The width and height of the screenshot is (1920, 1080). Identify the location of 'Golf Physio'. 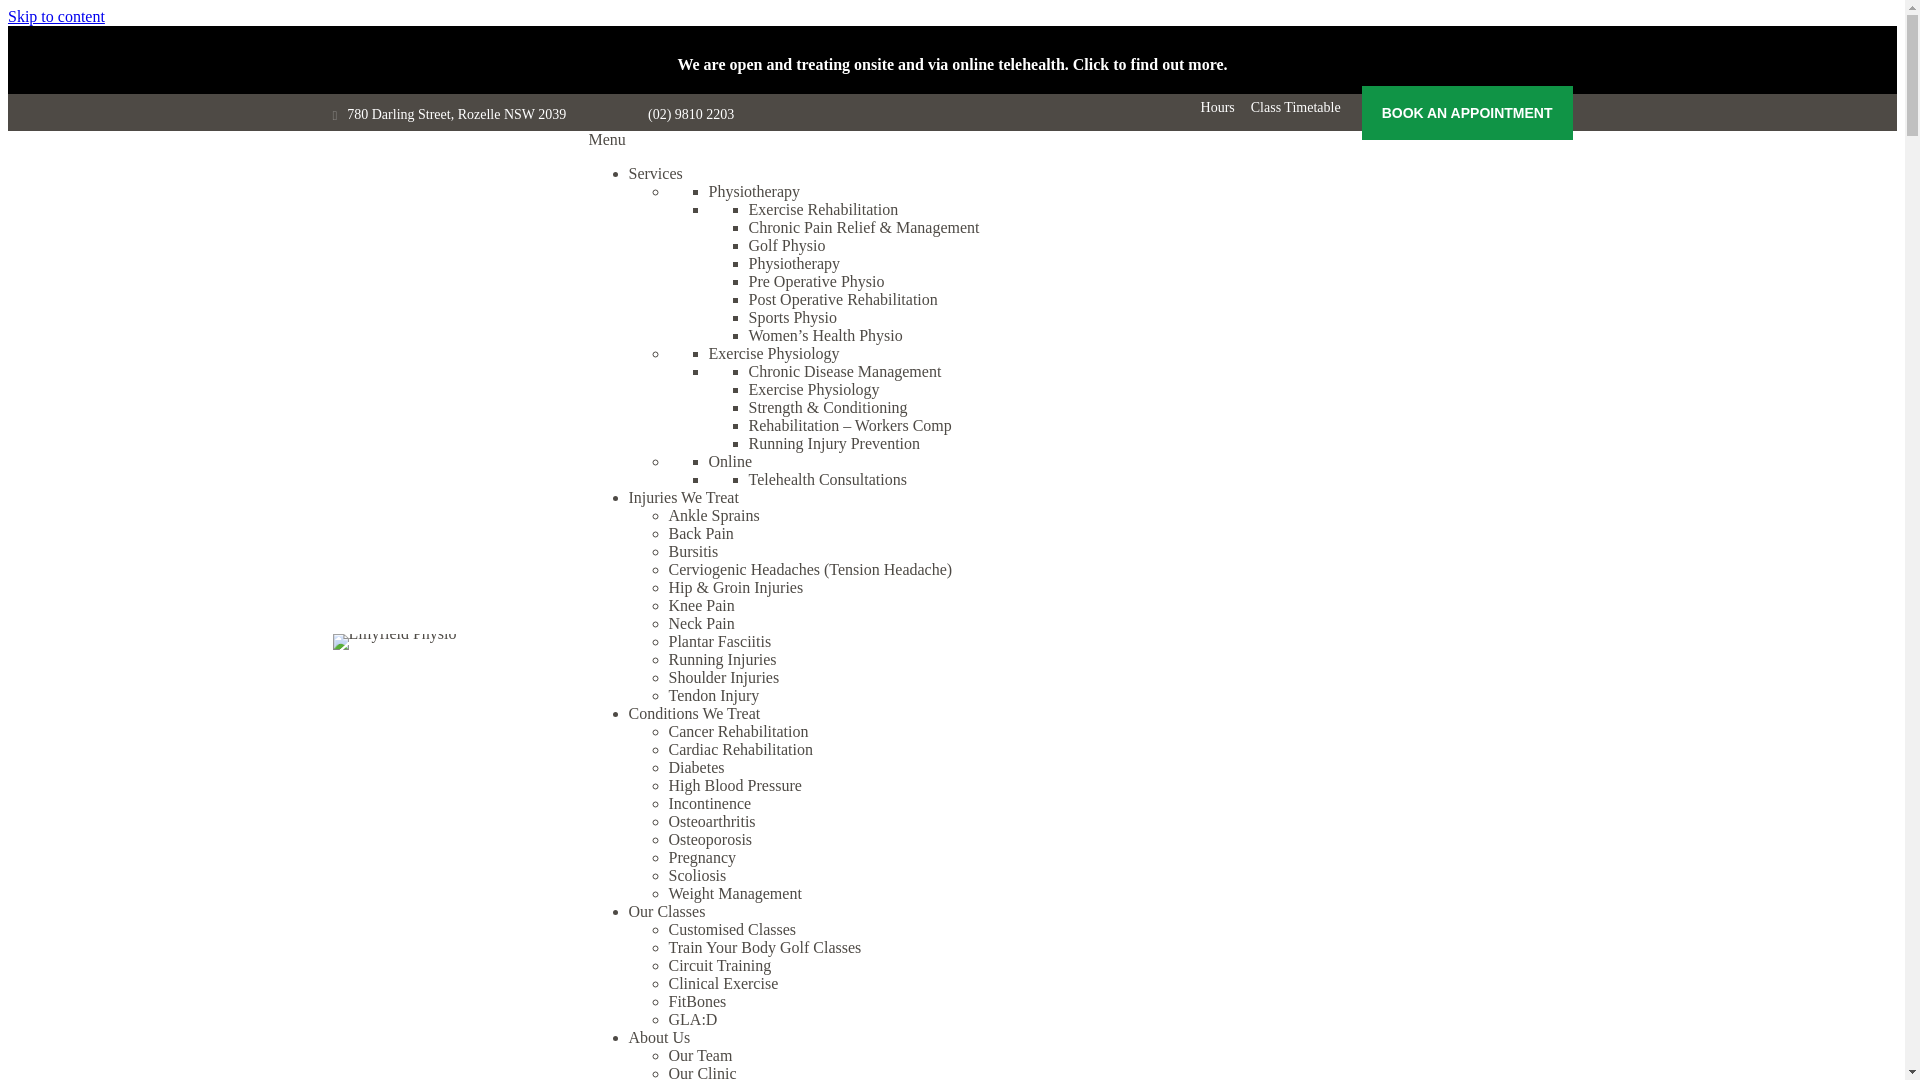
(747, 244).